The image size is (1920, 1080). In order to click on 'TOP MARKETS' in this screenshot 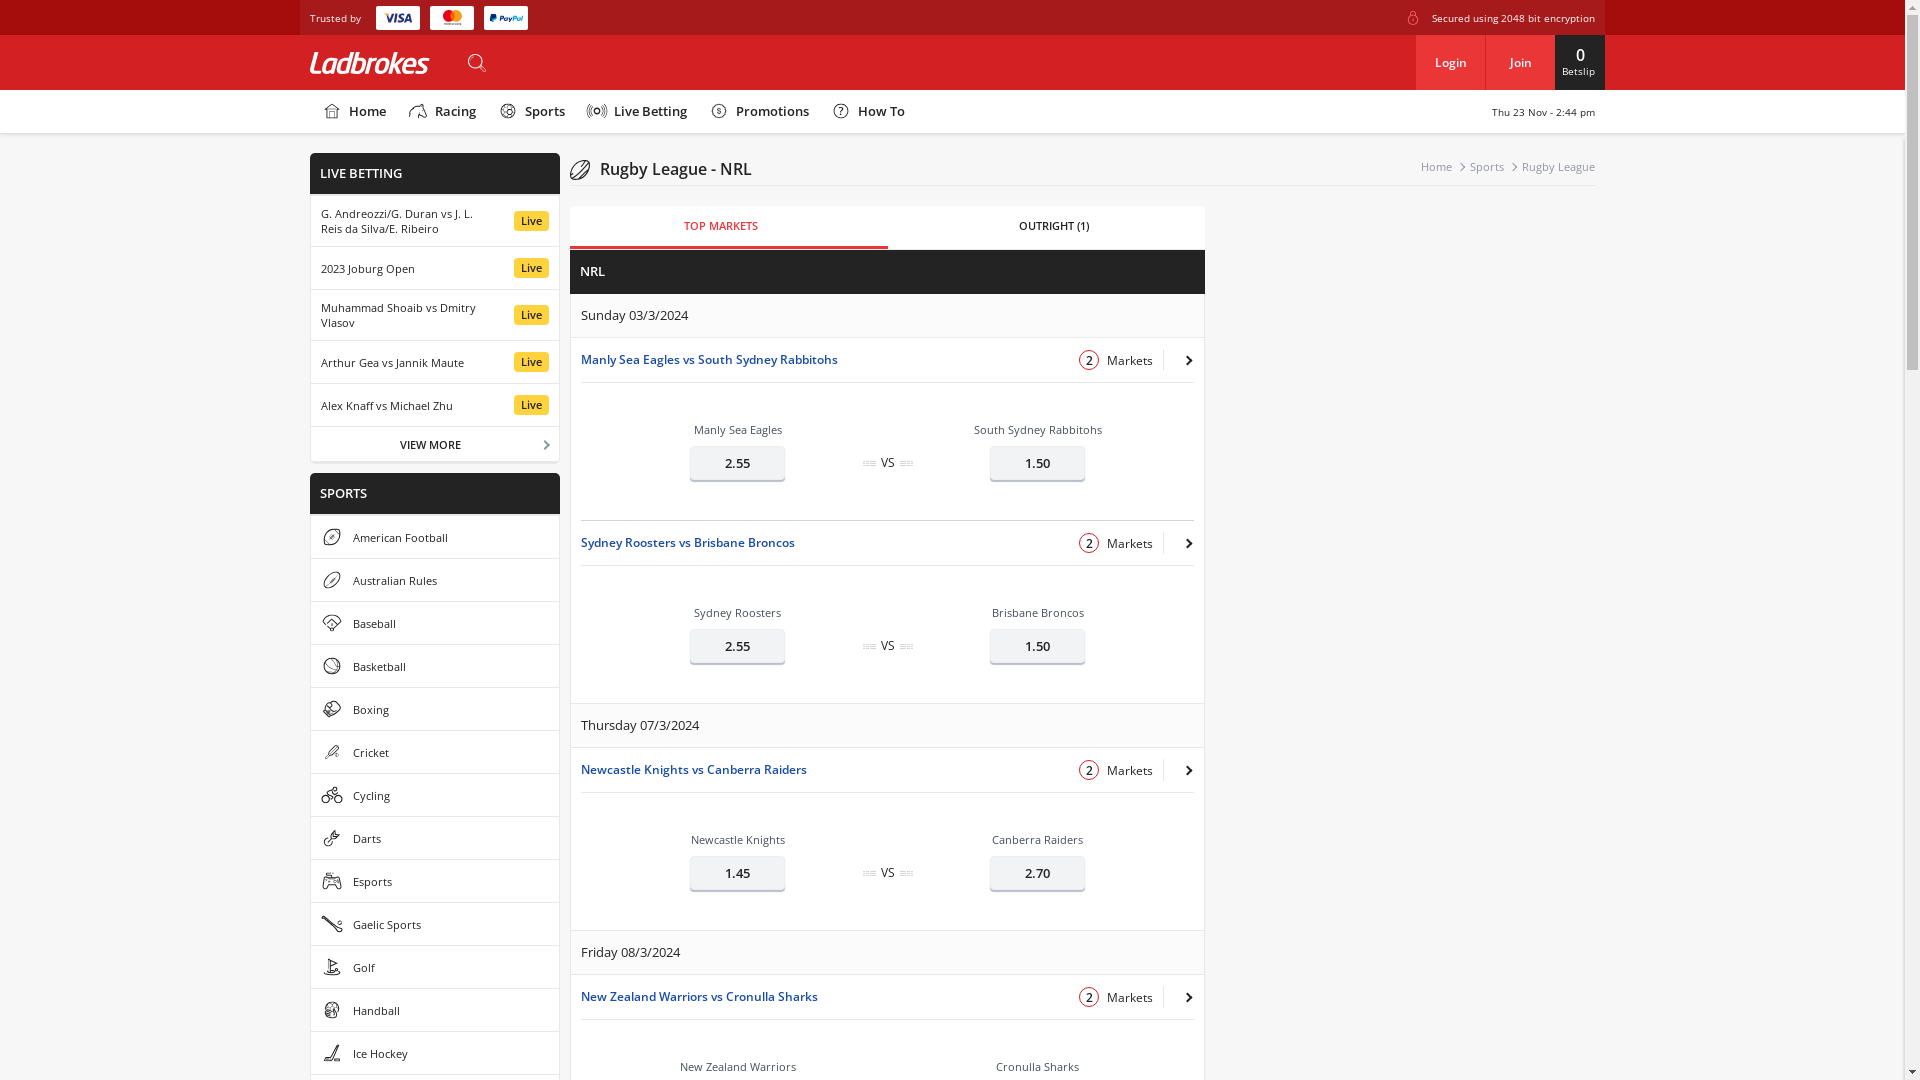, I will do `click(720, 226)`.